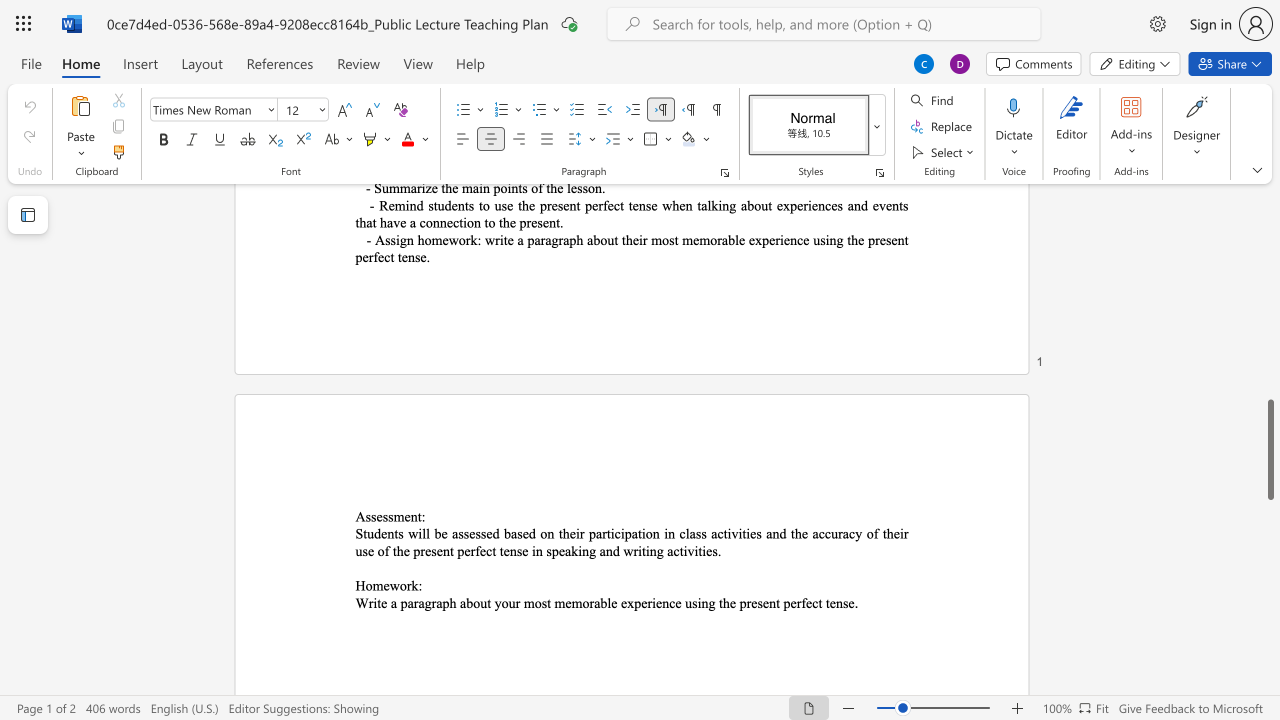 Image resolution: width=1280 pixels, height=720 pixels. I want to click on the scrollbar to scroll upward, so click(1269, 280).